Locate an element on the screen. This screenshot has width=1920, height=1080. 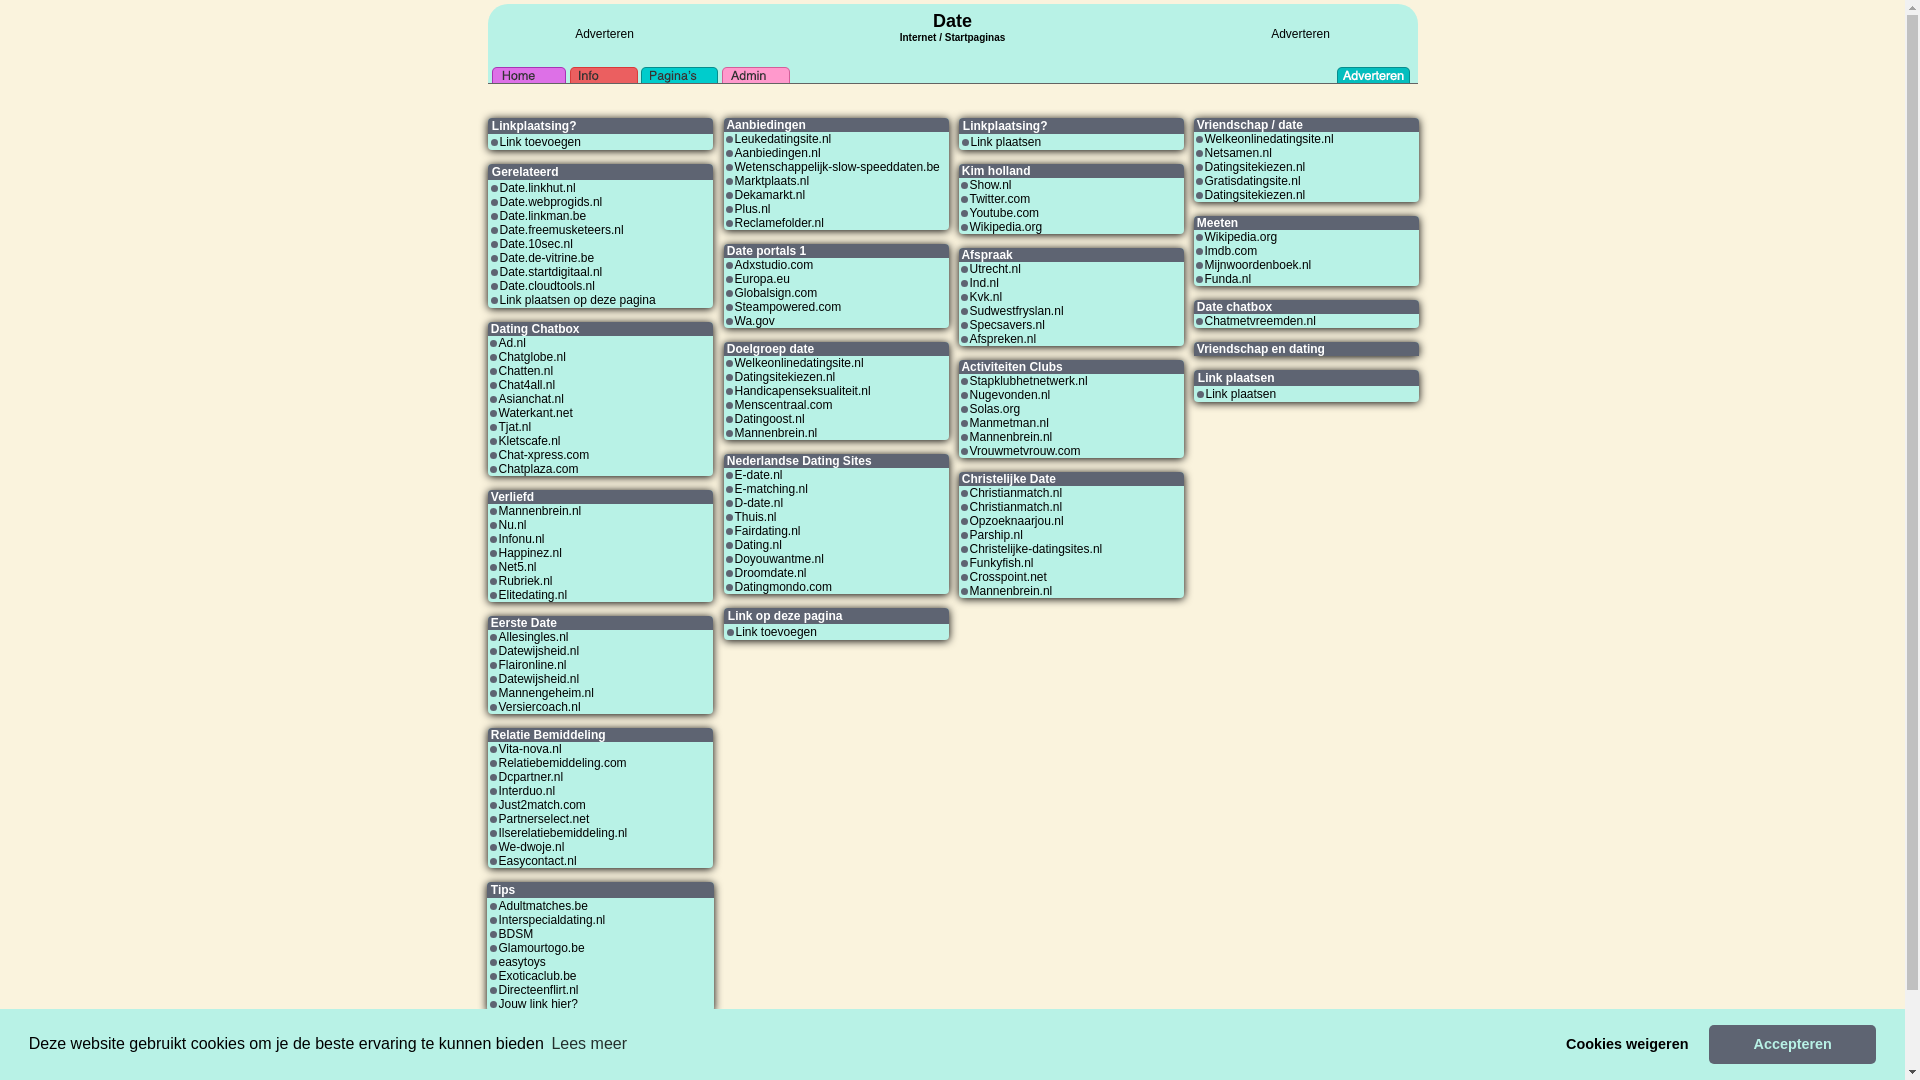
'Manmetman.nl' is located at coordinates (1009, 422).